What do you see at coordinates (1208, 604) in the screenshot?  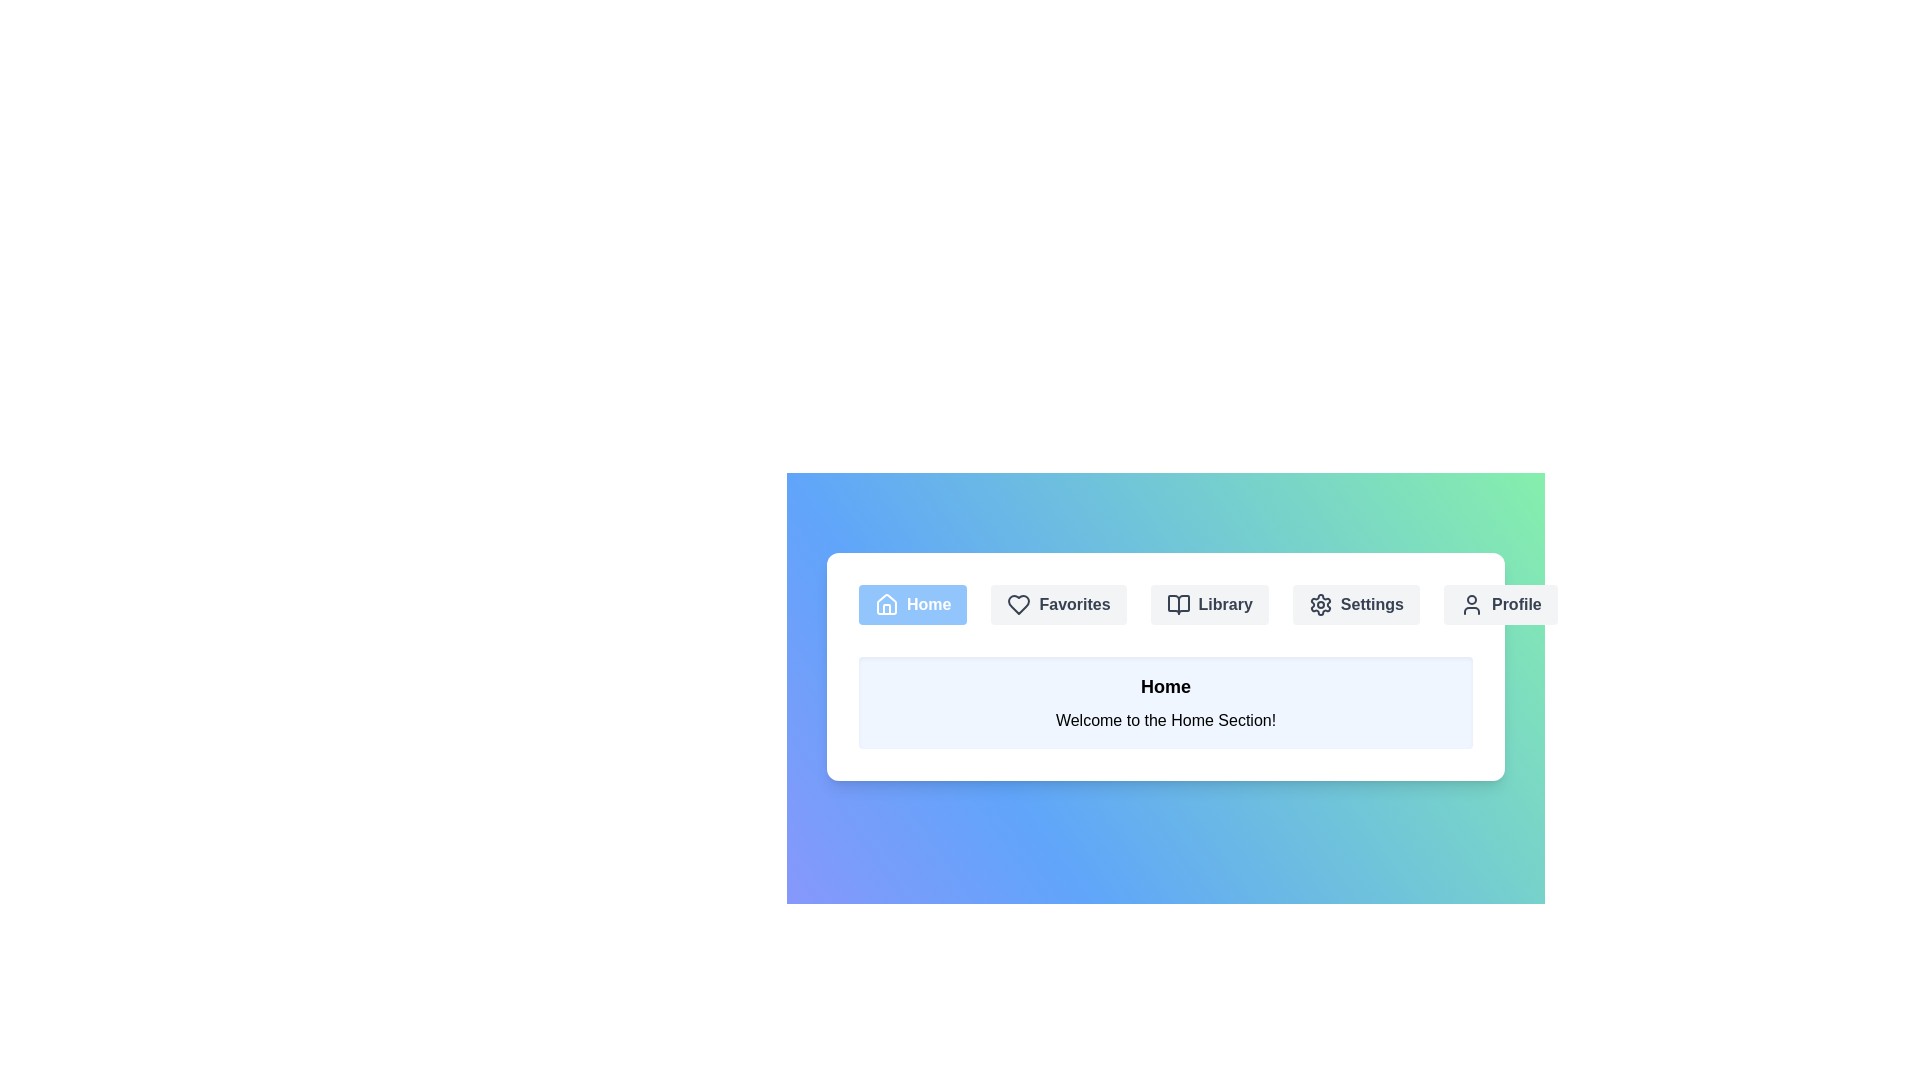 I see `the 'Library' button, which is the third button in the navigation bar located between 'Favorites' and 'Settings', to observe a possible hover effect` at bounding box center [1208, 604].